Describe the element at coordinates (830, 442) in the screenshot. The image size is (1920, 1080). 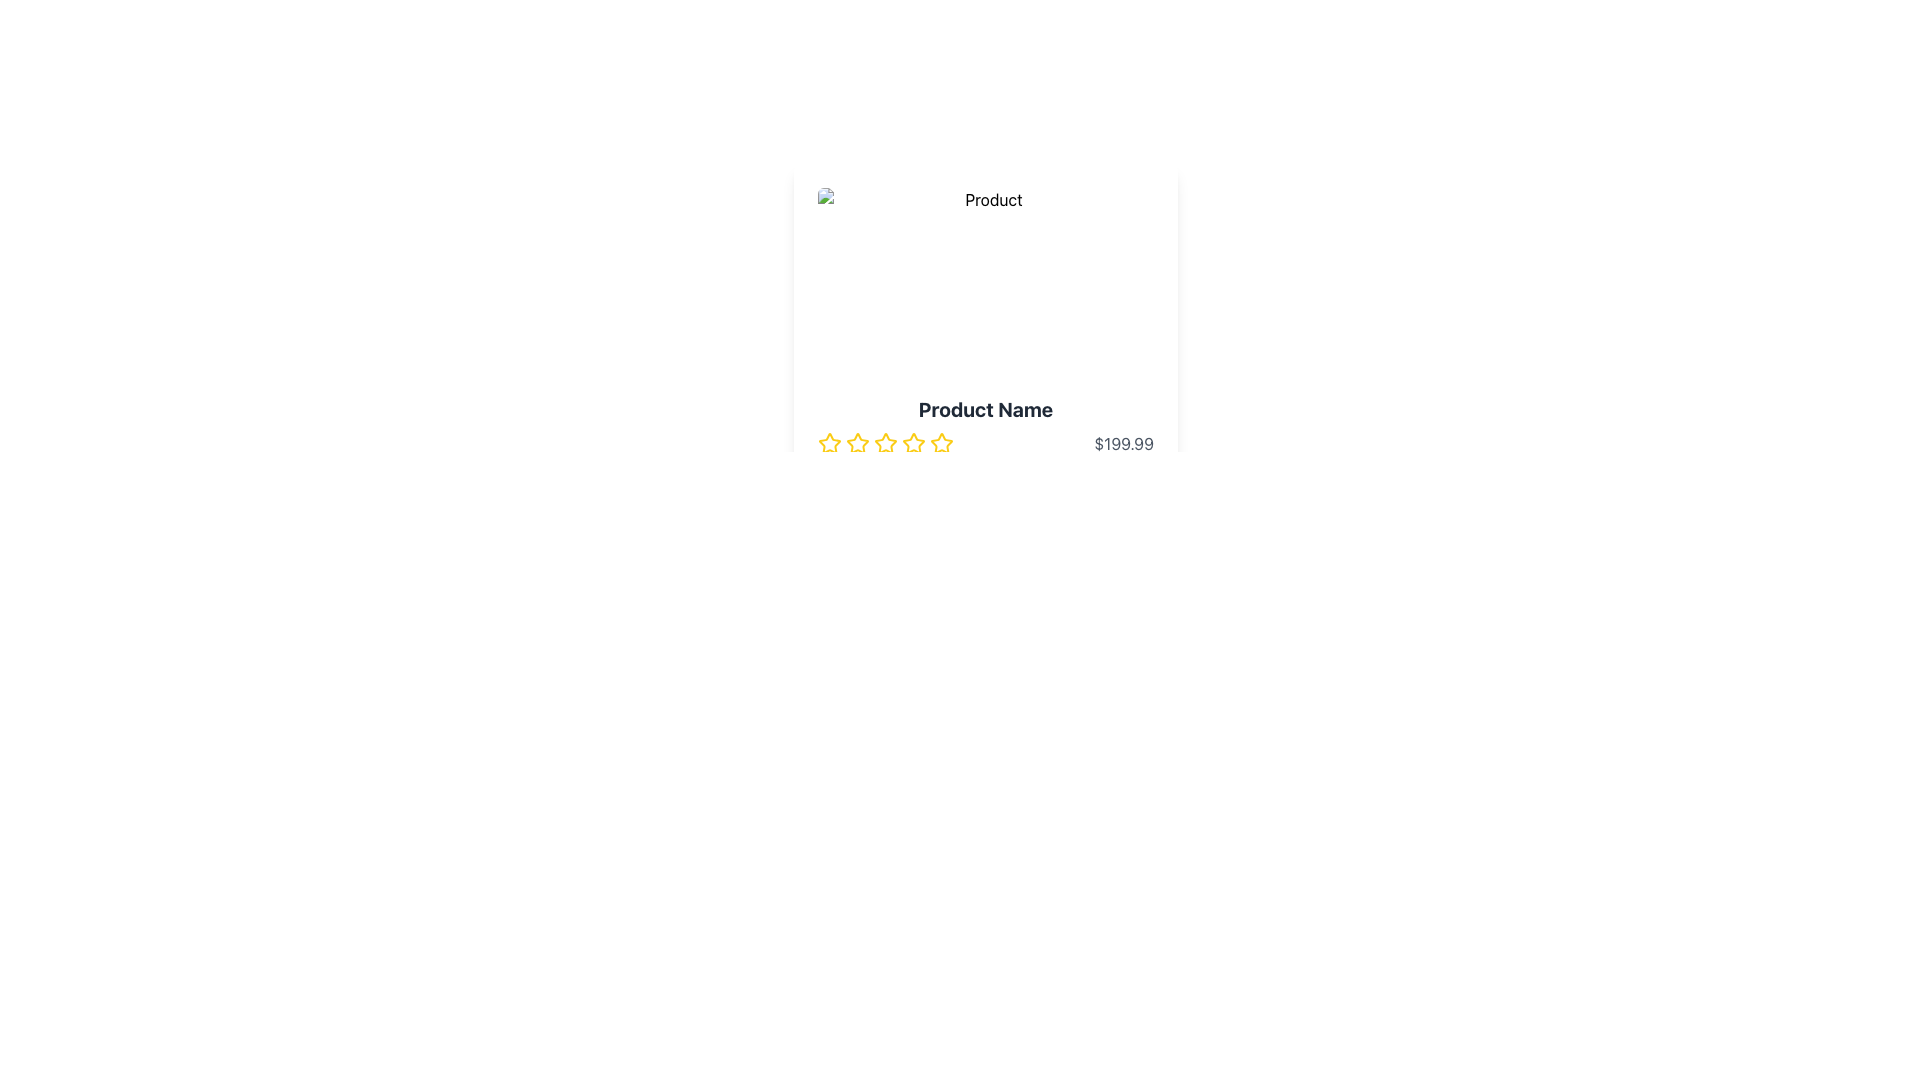
I see `the first yellow star icon used for rating, which is located at the bottom-left corner of the interface, adjacent to the text 'Product Name'` at that location.